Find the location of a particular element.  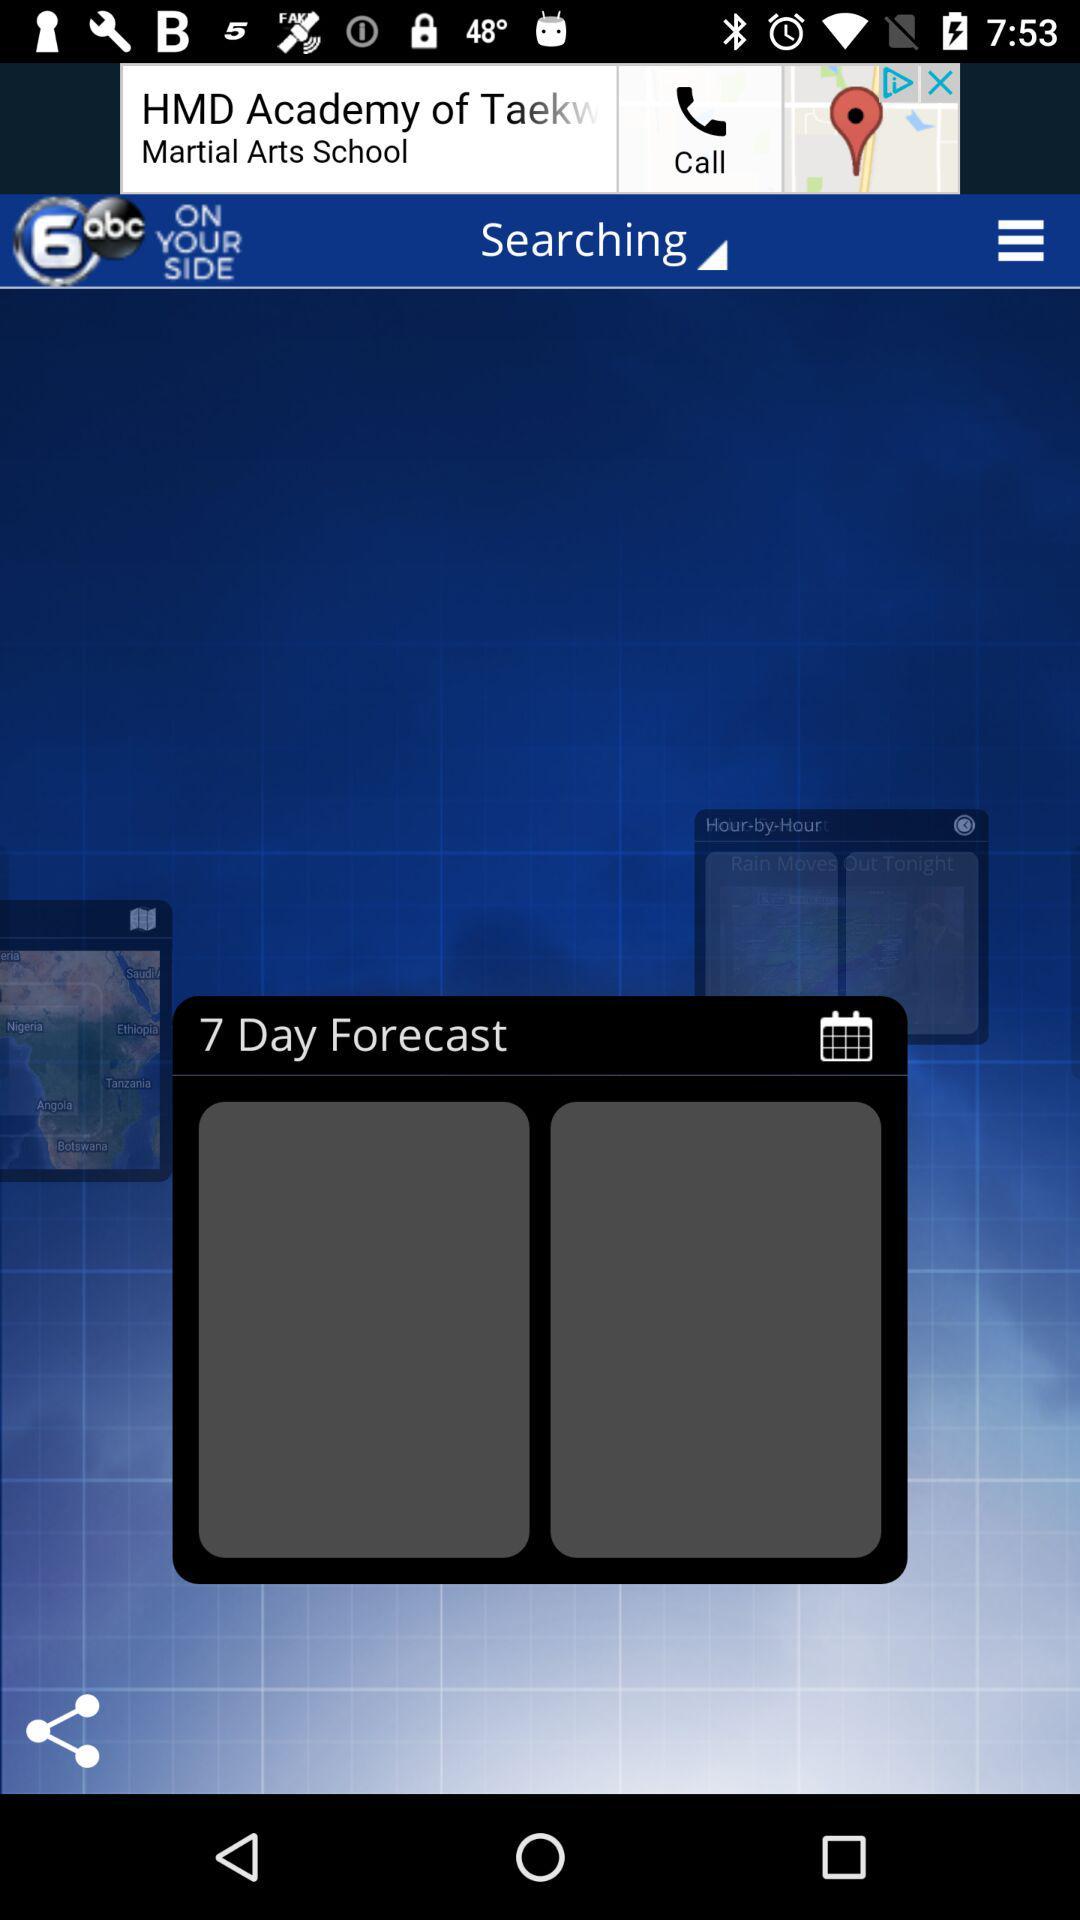

the share icon is located at coordinates (61, 1730).